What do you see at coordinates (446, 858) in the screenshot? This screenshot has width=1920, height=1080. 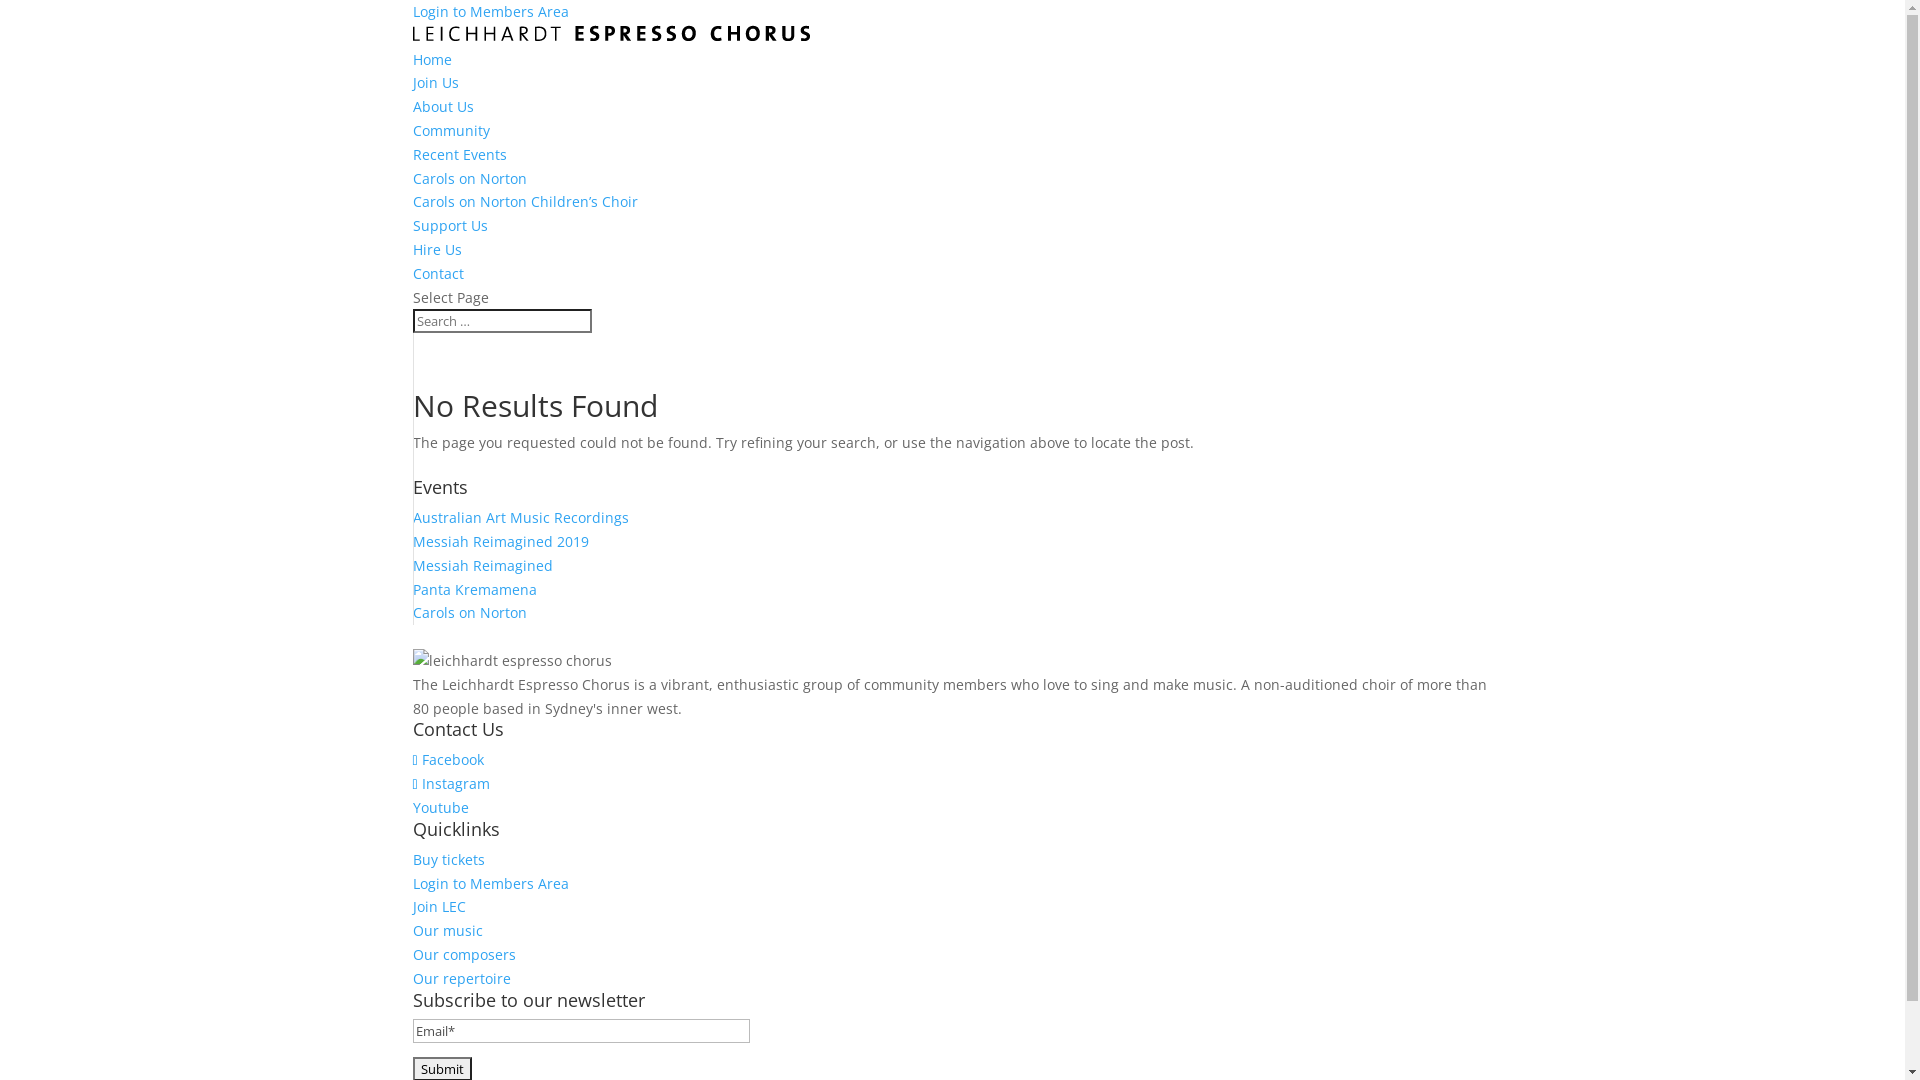 I see `'Buy tickets'` at bounding box center [446, 858].